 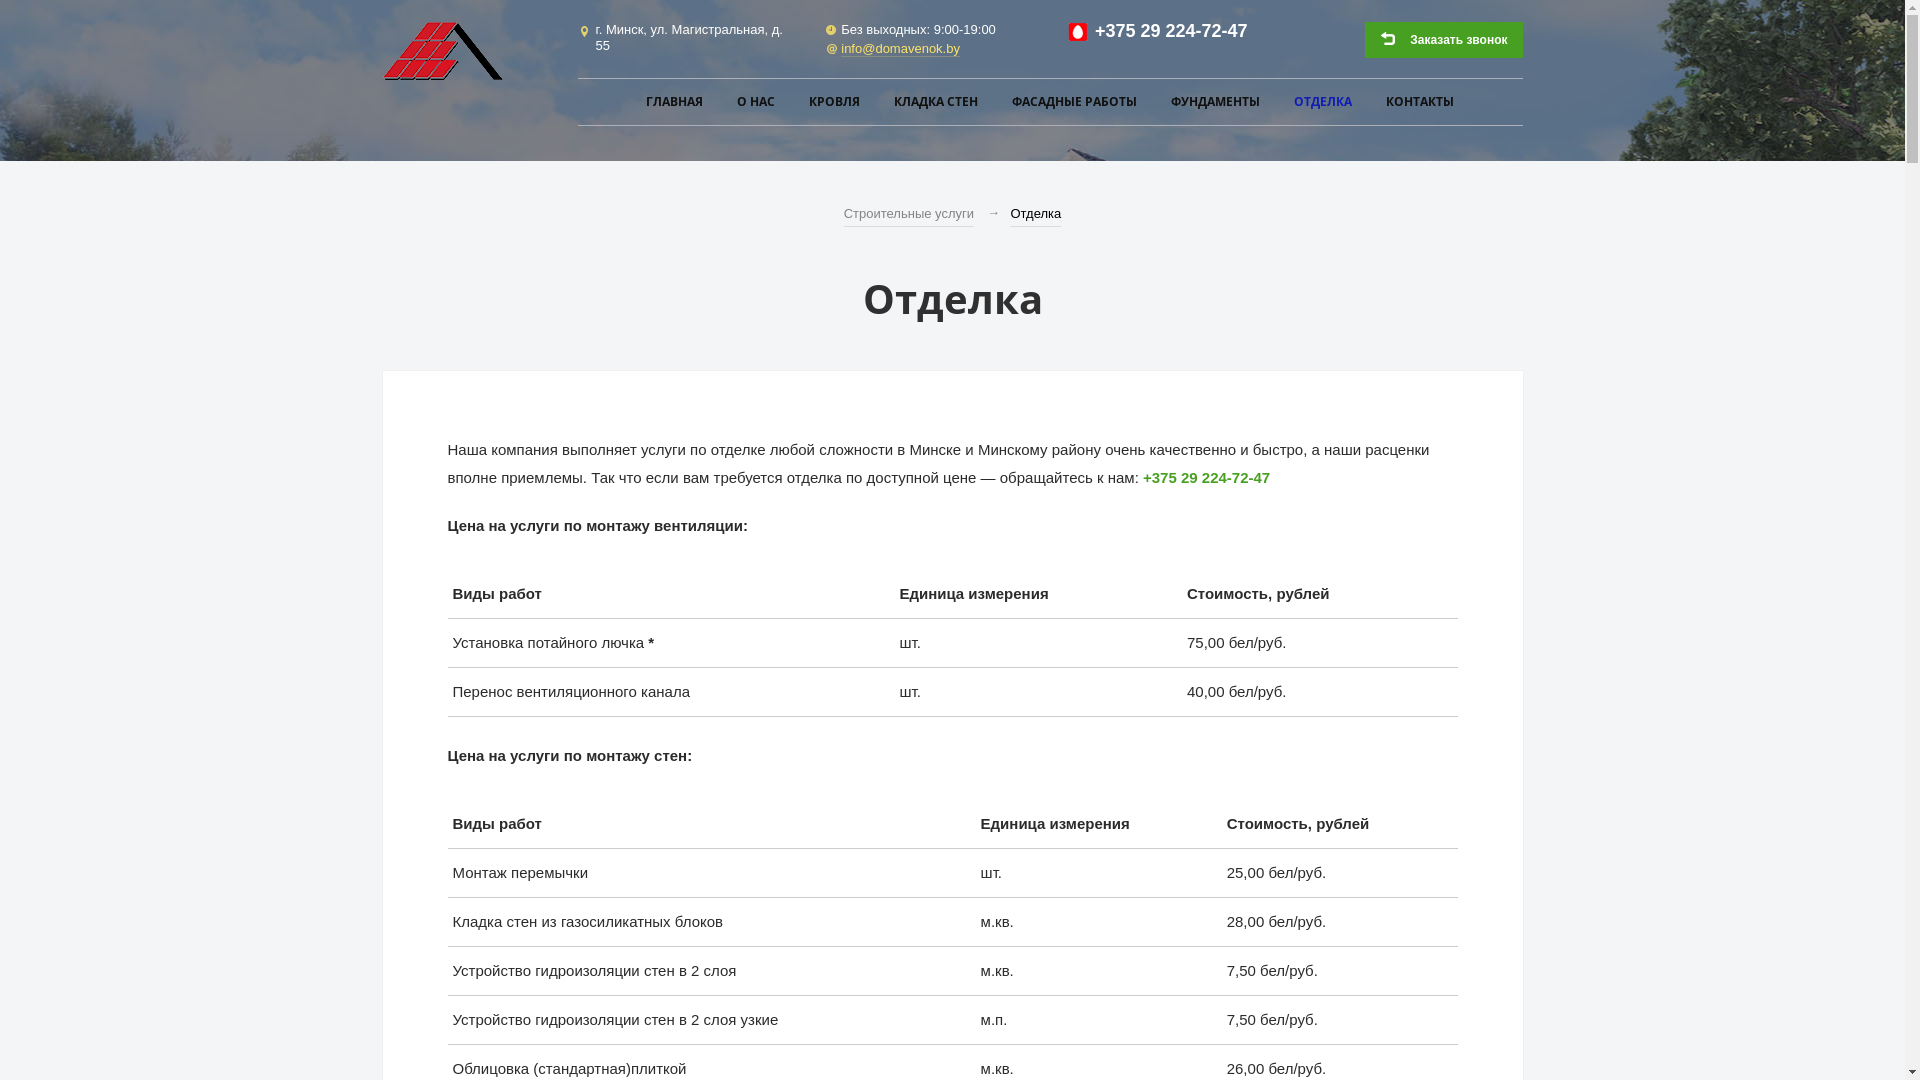 I want to click on 'info@domavenok.by', so click(x=899, y=48).